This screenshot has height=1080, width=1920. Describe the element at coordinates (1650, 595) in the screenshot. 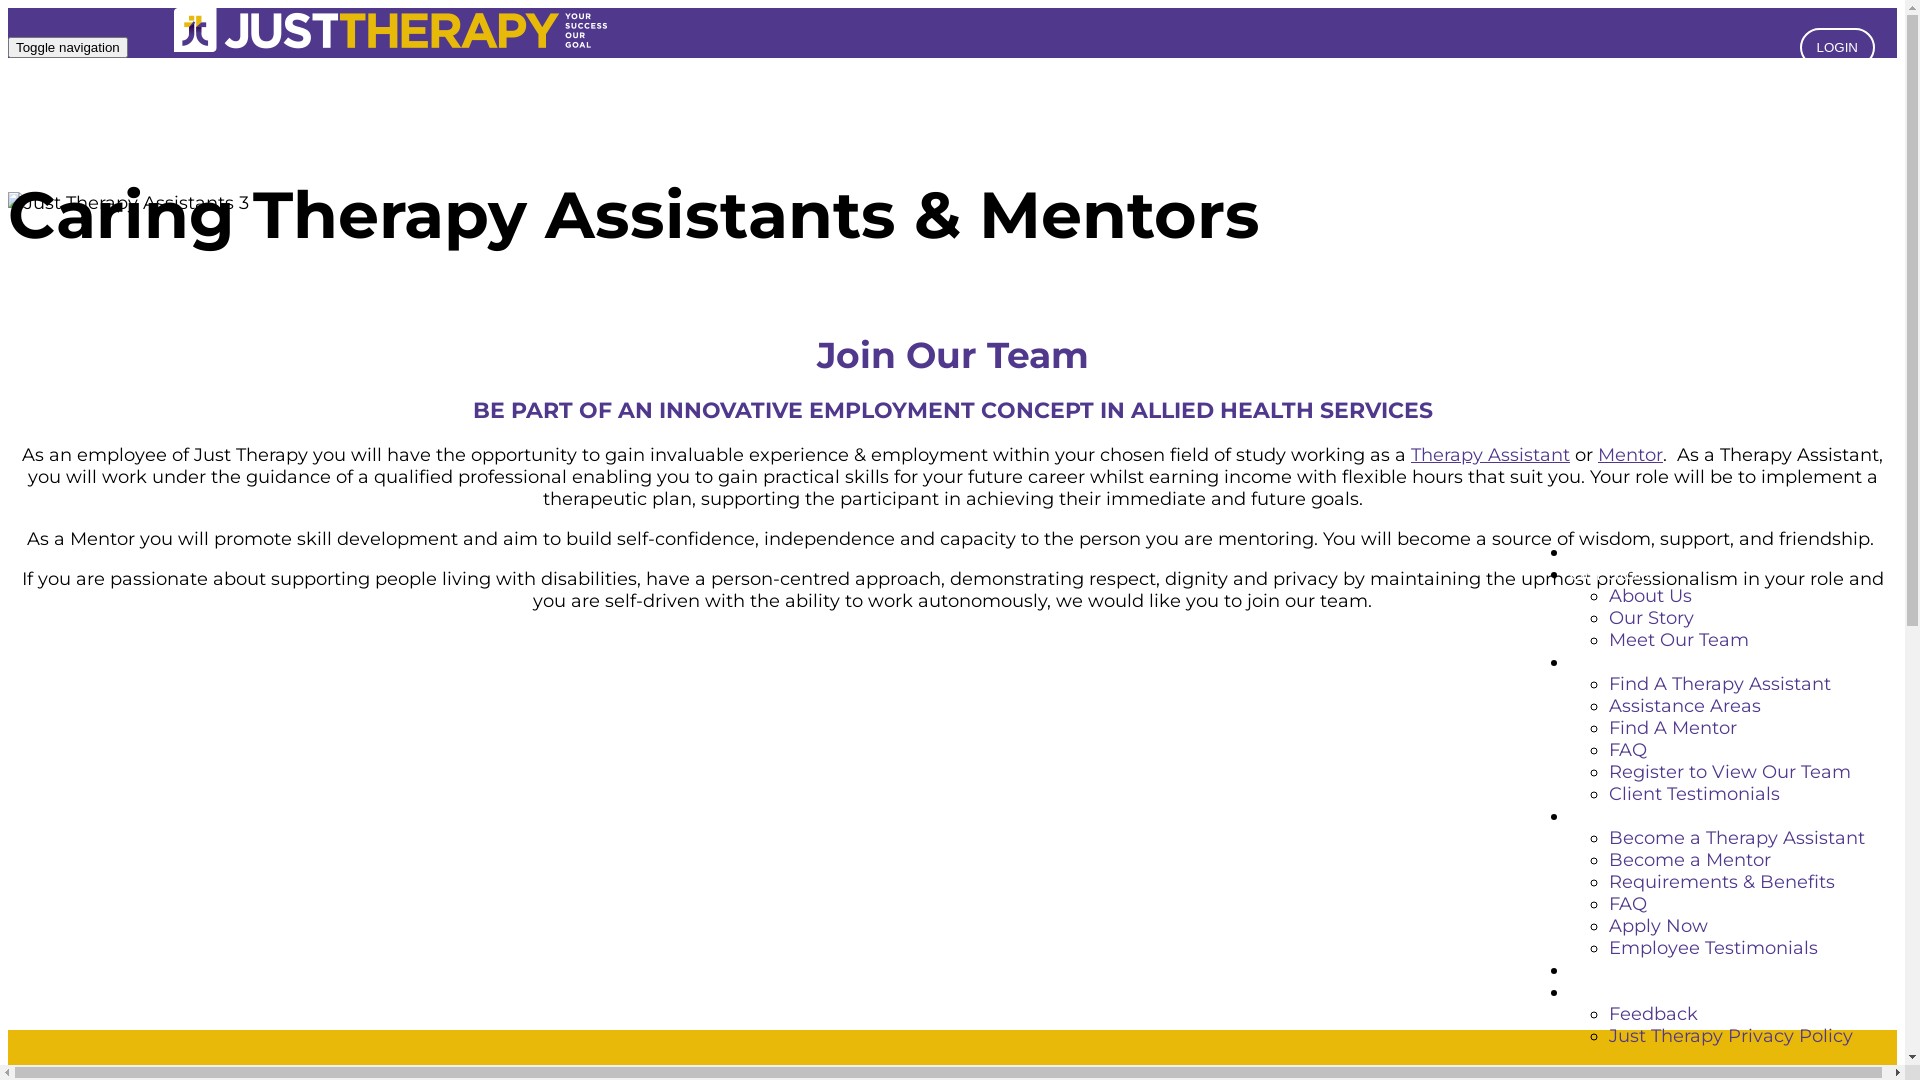

I see `'About Us'` at that location.